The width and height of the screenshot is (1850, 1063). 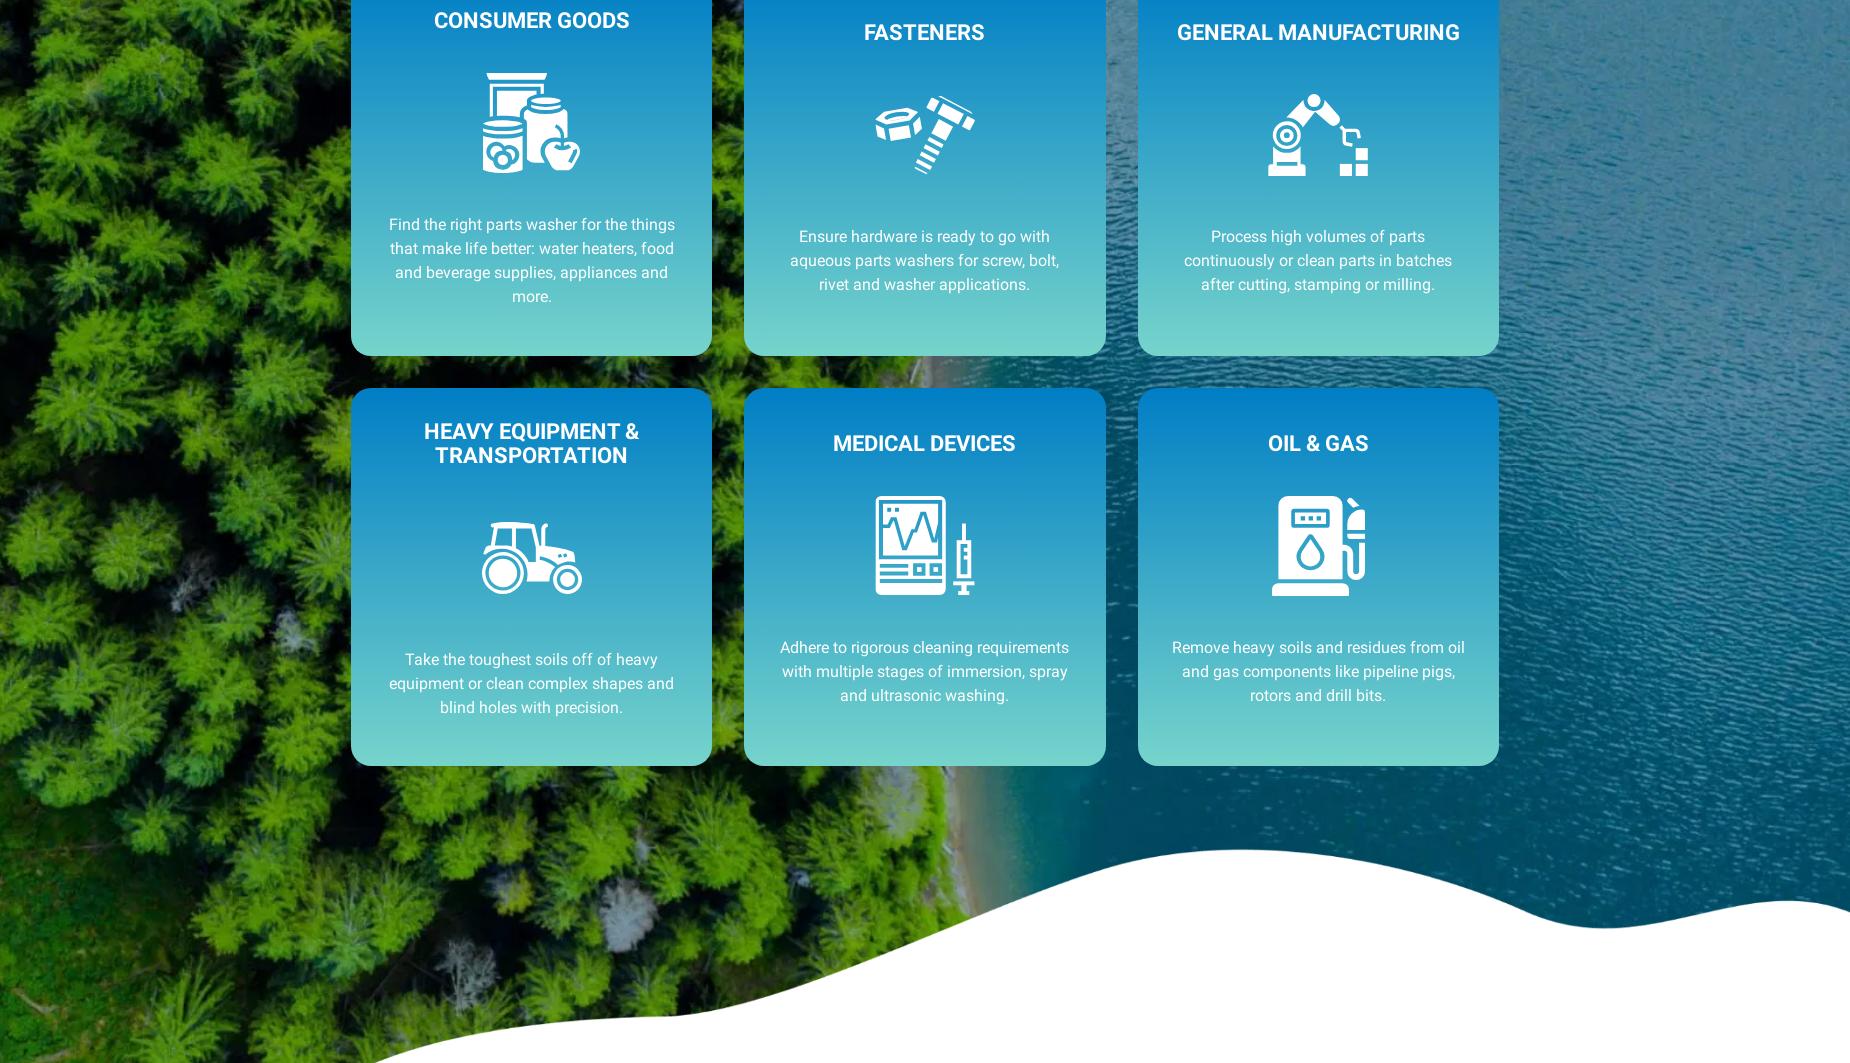 I want to click on 'Heavy Equipment & Transportation', so click(x=423, y=442).